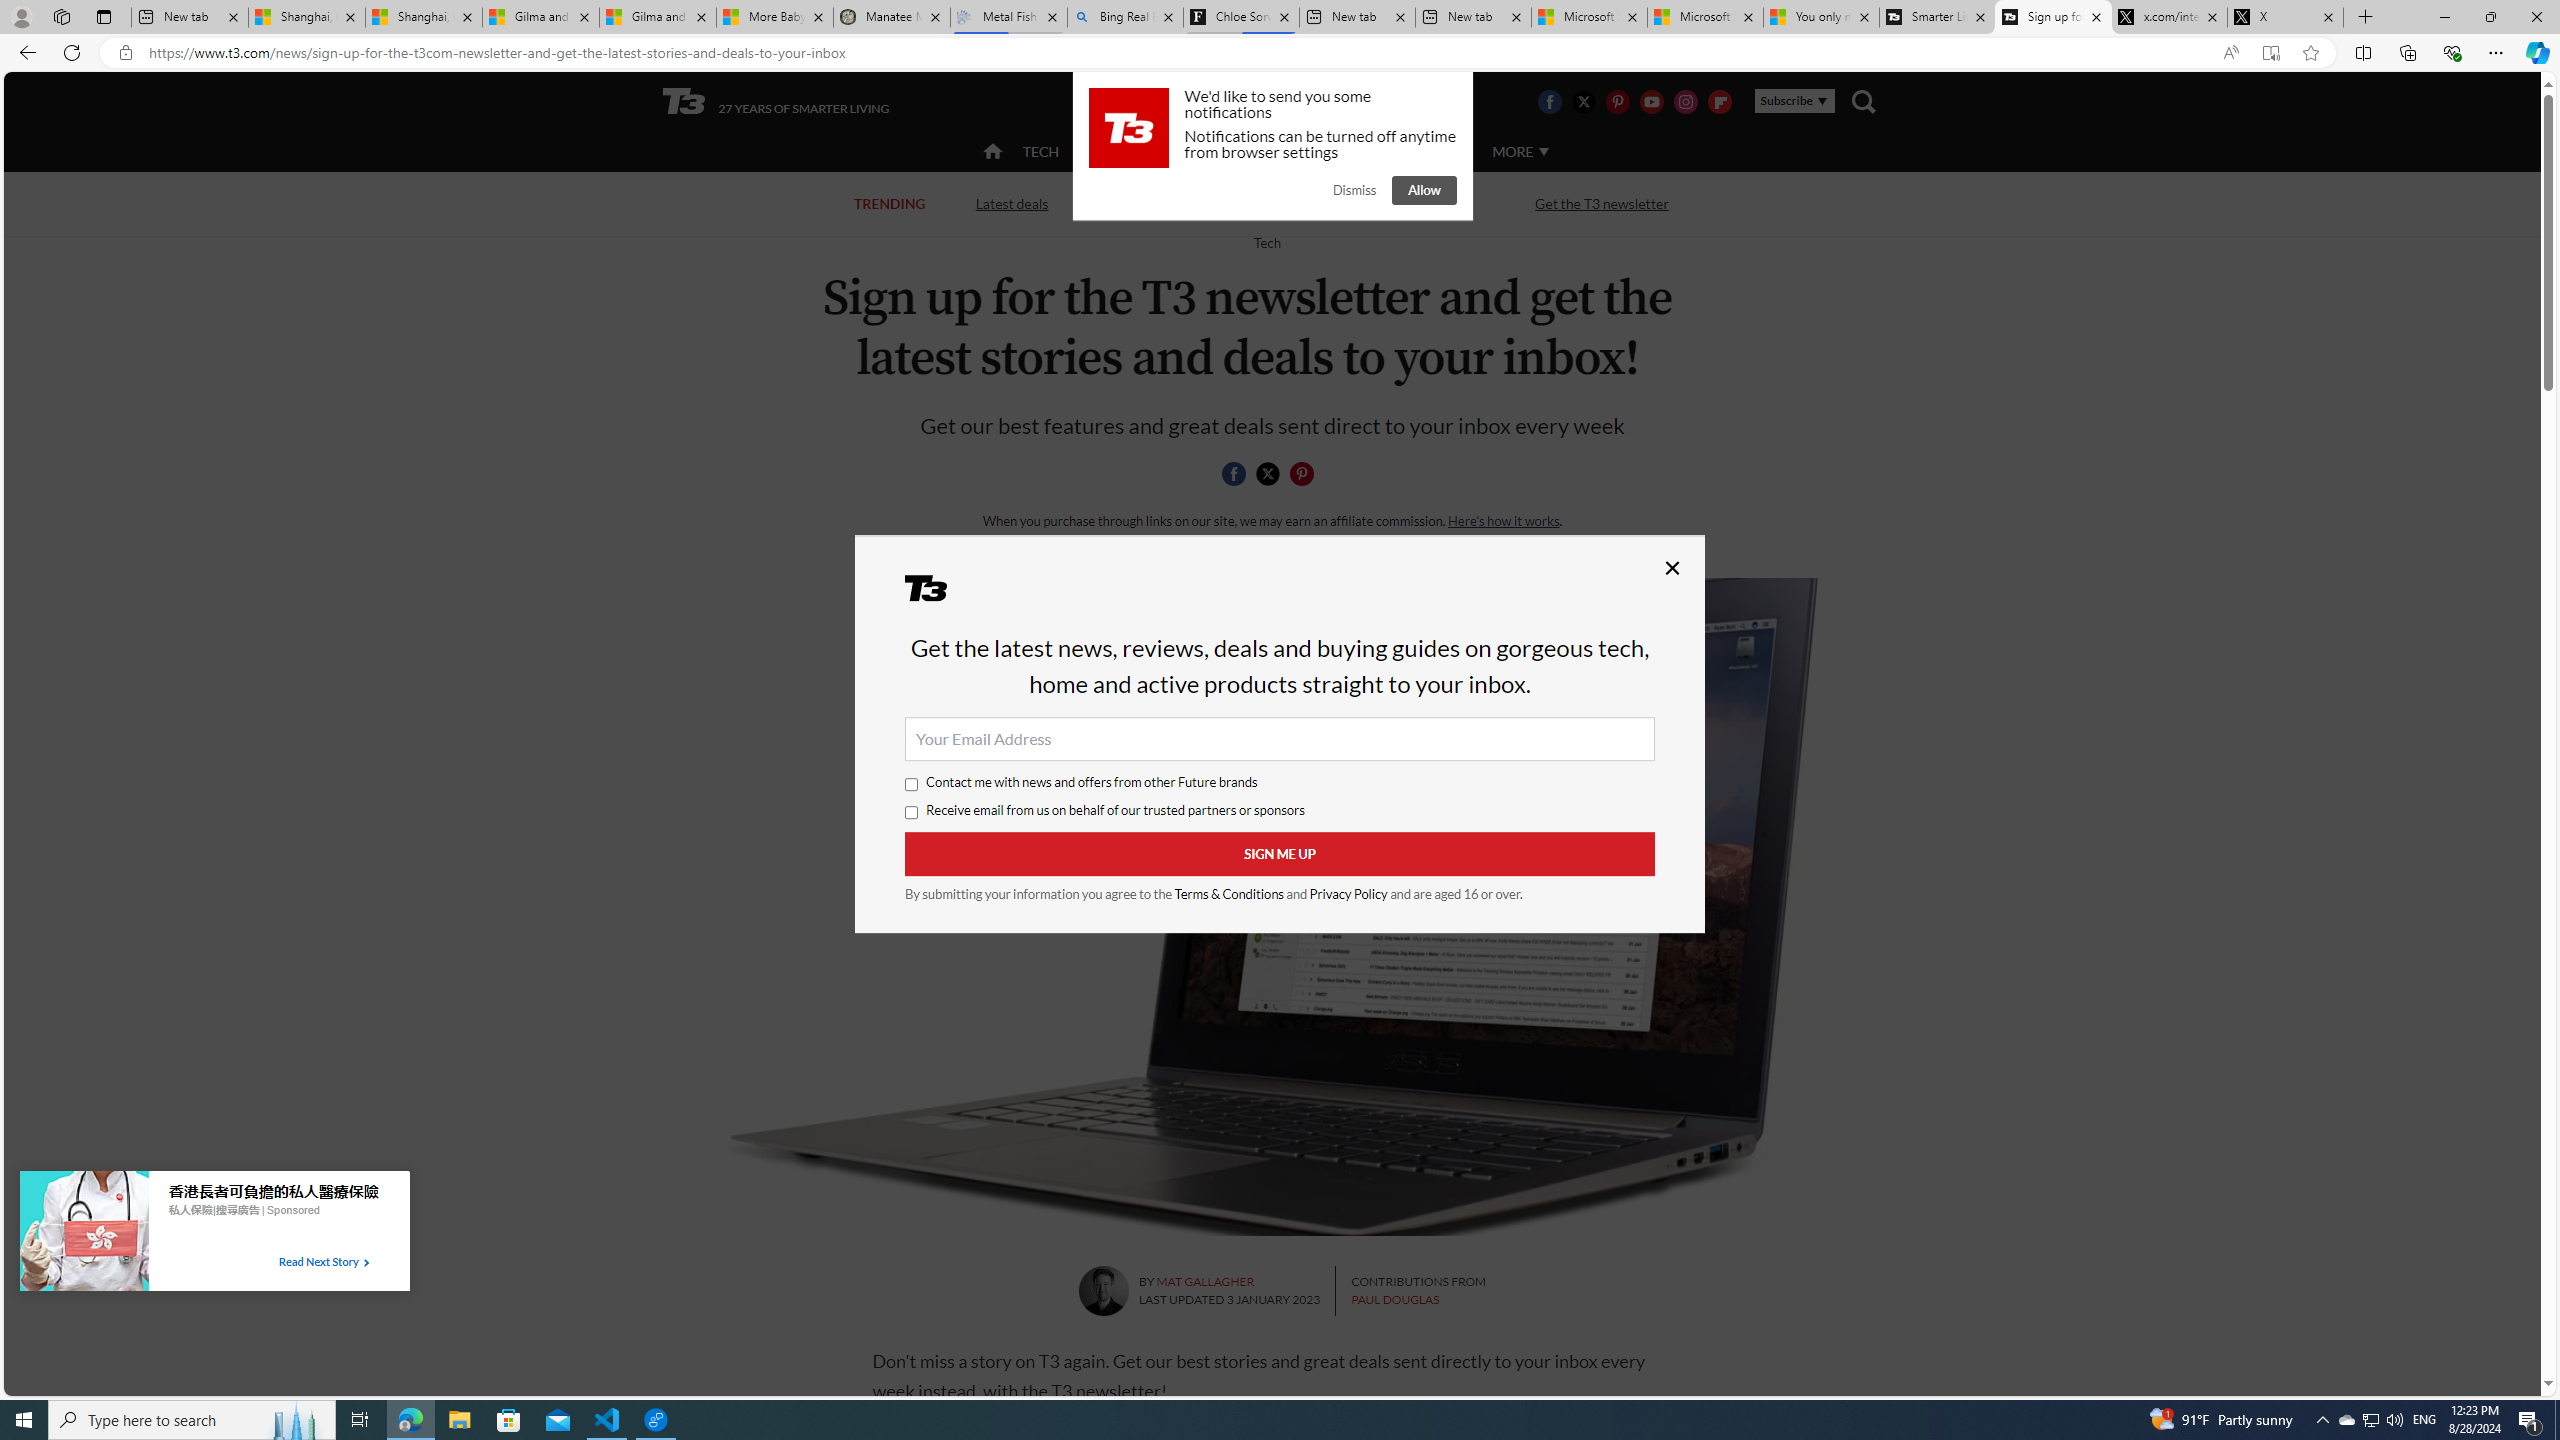  I want to click on 'Streaming TV and movies', so click(1385, 202).